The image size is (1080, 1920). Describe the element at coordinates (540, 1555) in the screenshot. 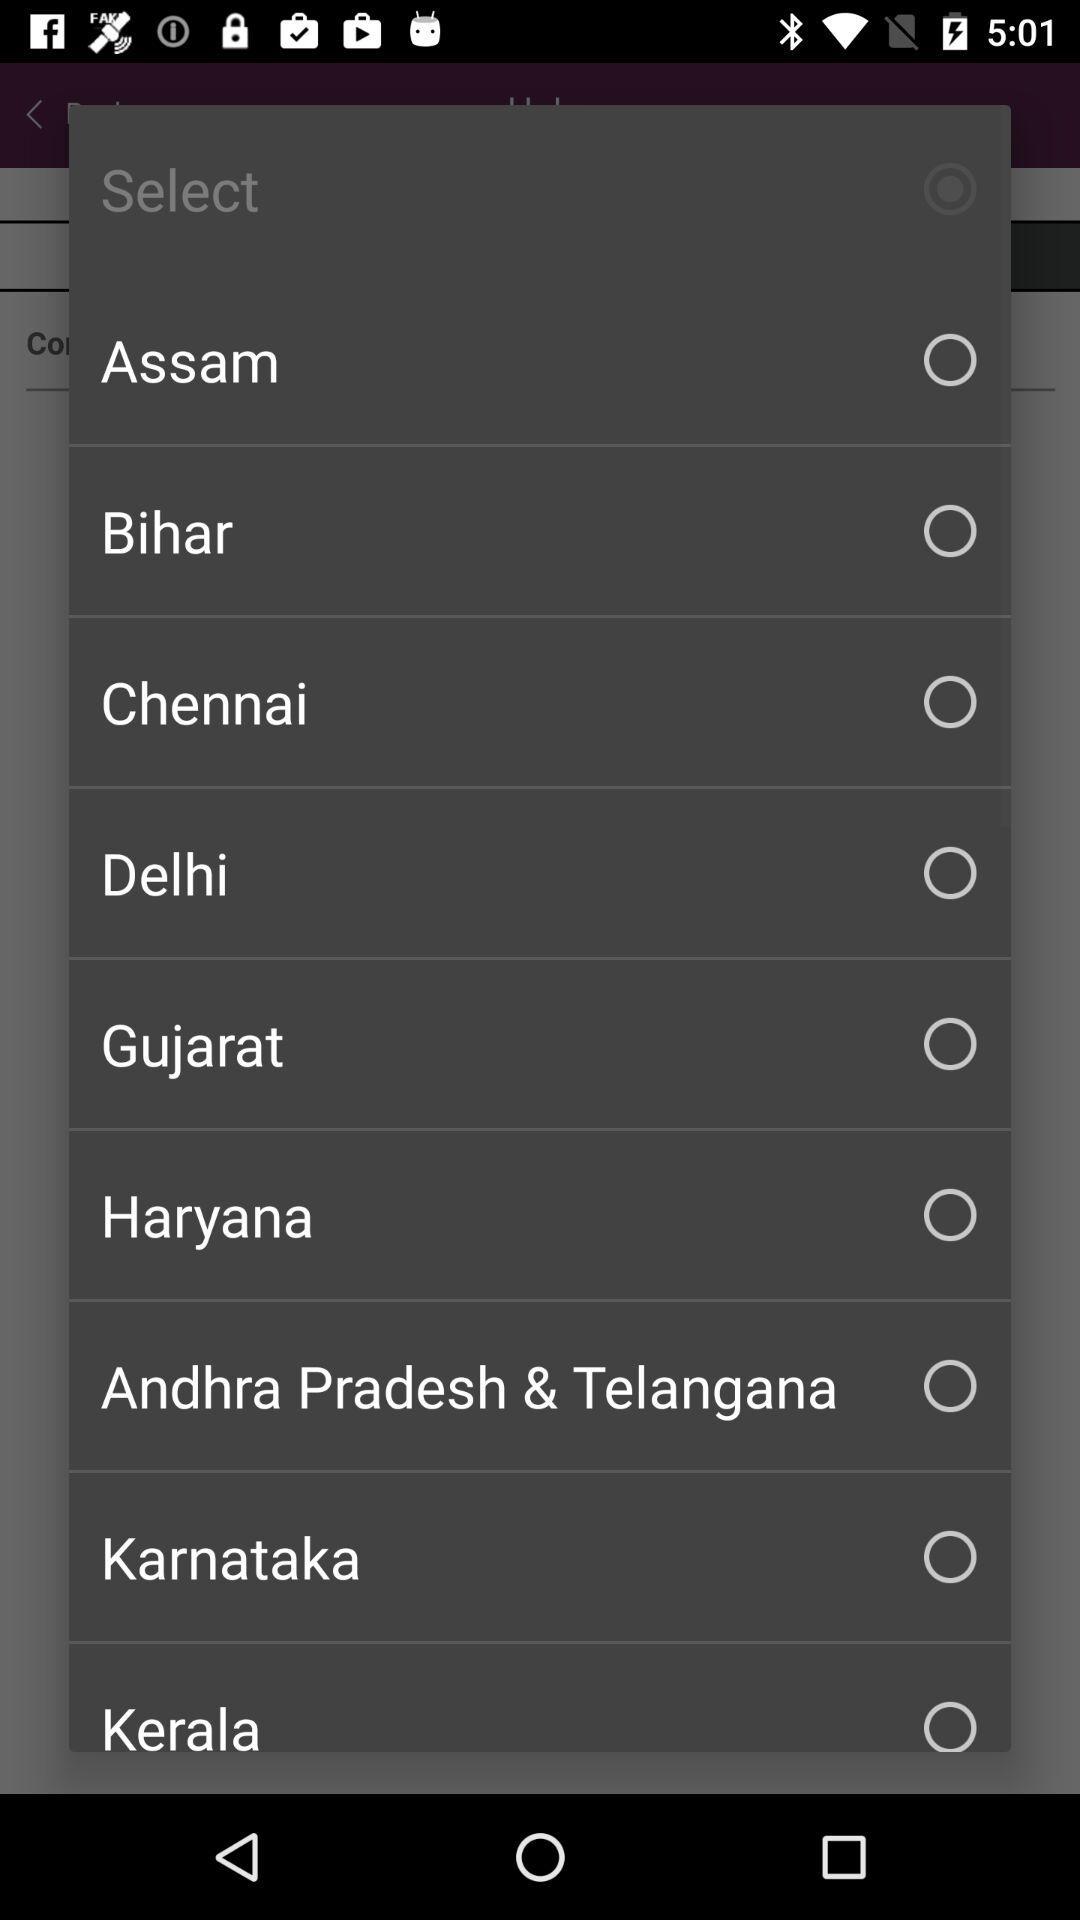

I see `the icon above the kerala` at that location.